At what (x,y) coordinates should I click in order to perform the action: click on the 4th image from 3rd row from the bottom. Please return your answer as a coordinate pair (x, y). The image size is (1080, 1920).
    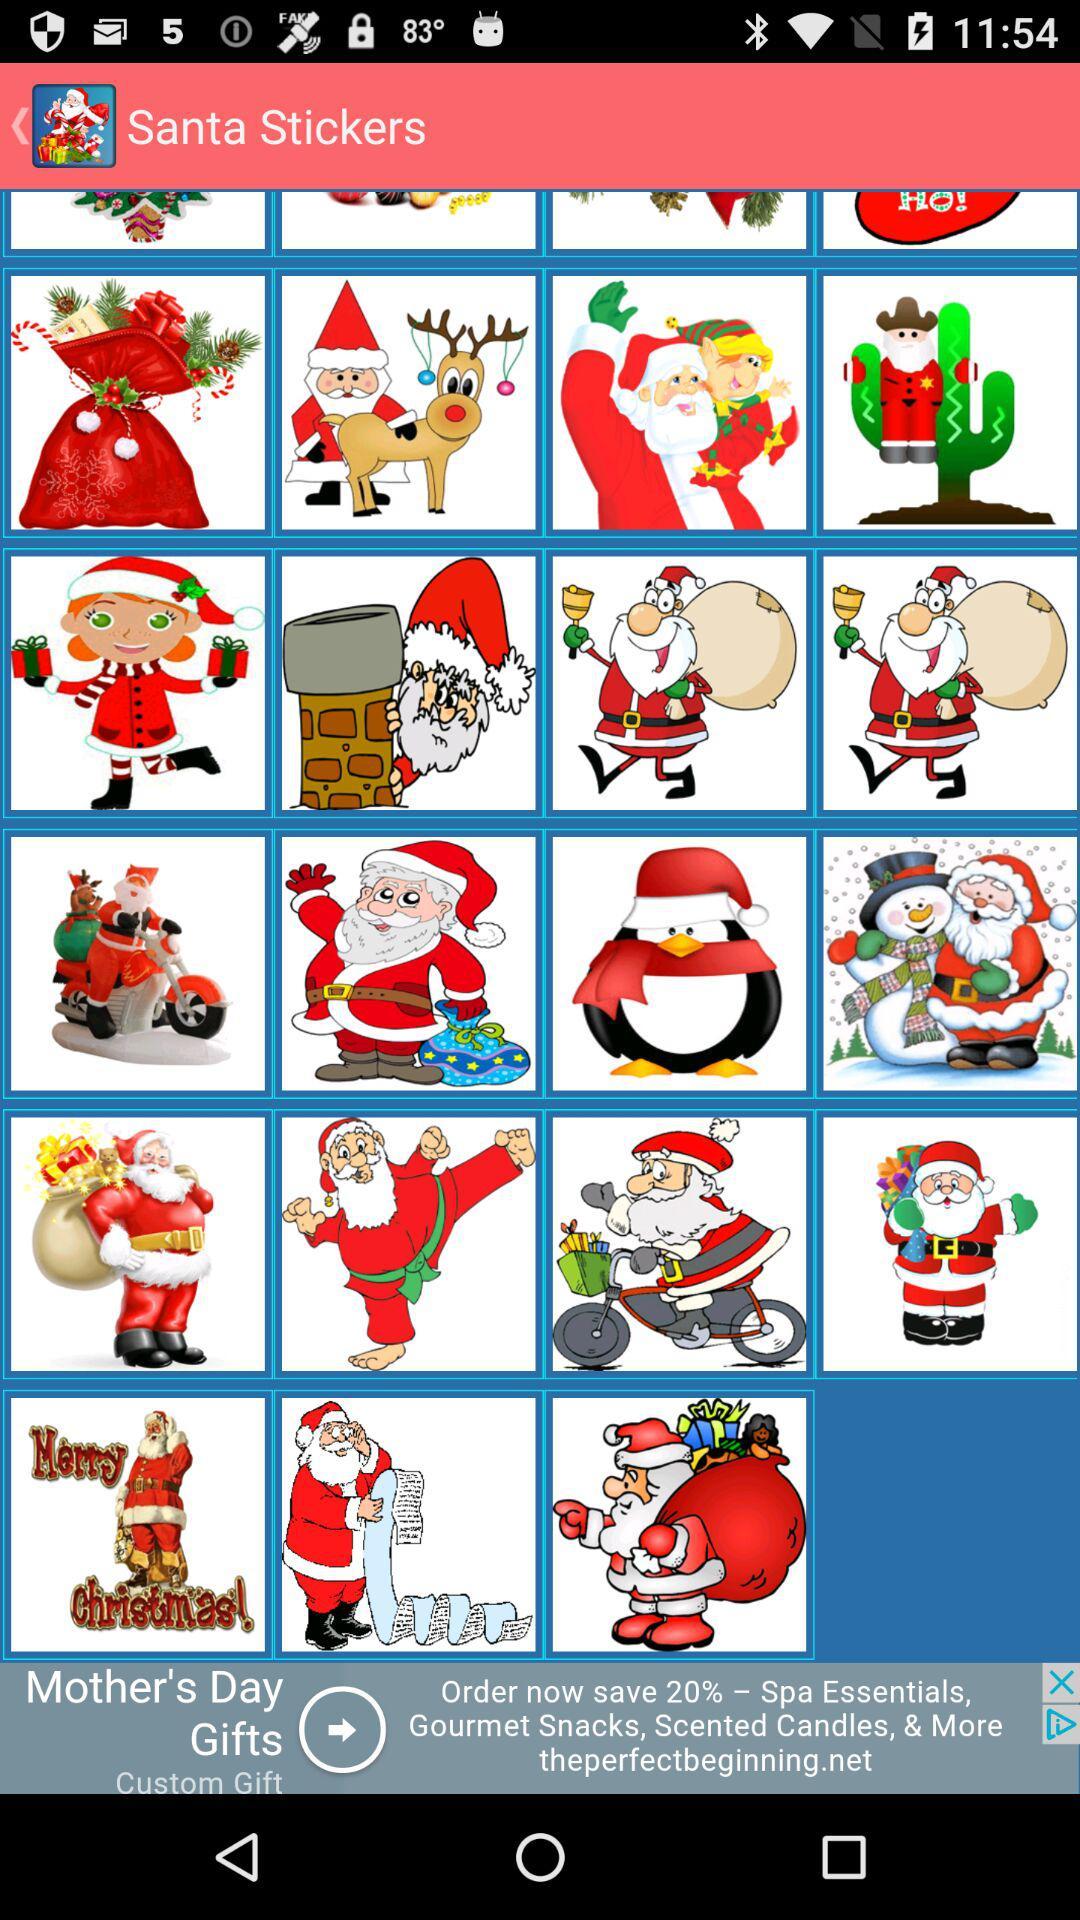
    Looking at the image, I should click on (945, 964).